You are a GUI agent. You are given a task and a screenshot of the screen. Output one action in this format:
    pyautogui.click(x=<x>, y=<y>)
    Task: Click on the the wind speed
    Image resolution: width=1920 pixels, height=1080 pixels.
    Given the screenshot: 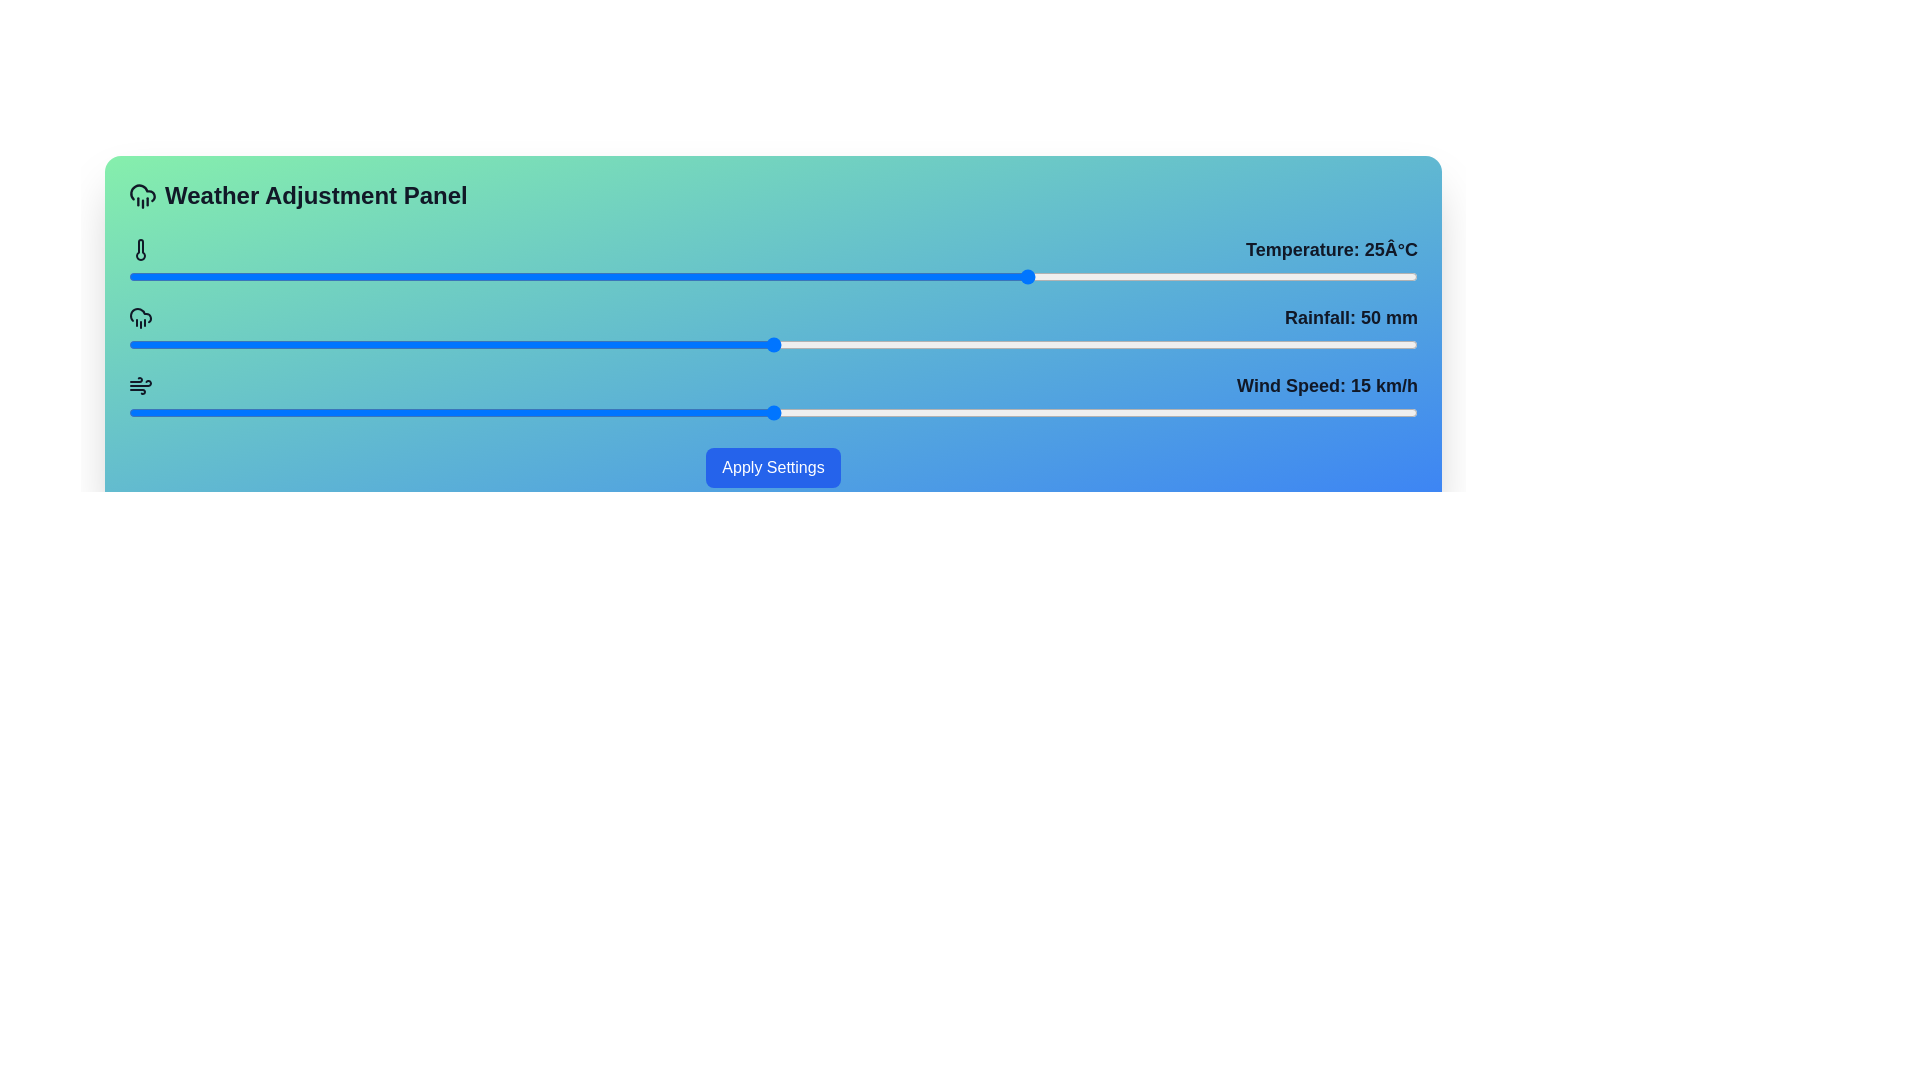 What is the action you would take?
    pyautogui.click(x=816, y=411)
    